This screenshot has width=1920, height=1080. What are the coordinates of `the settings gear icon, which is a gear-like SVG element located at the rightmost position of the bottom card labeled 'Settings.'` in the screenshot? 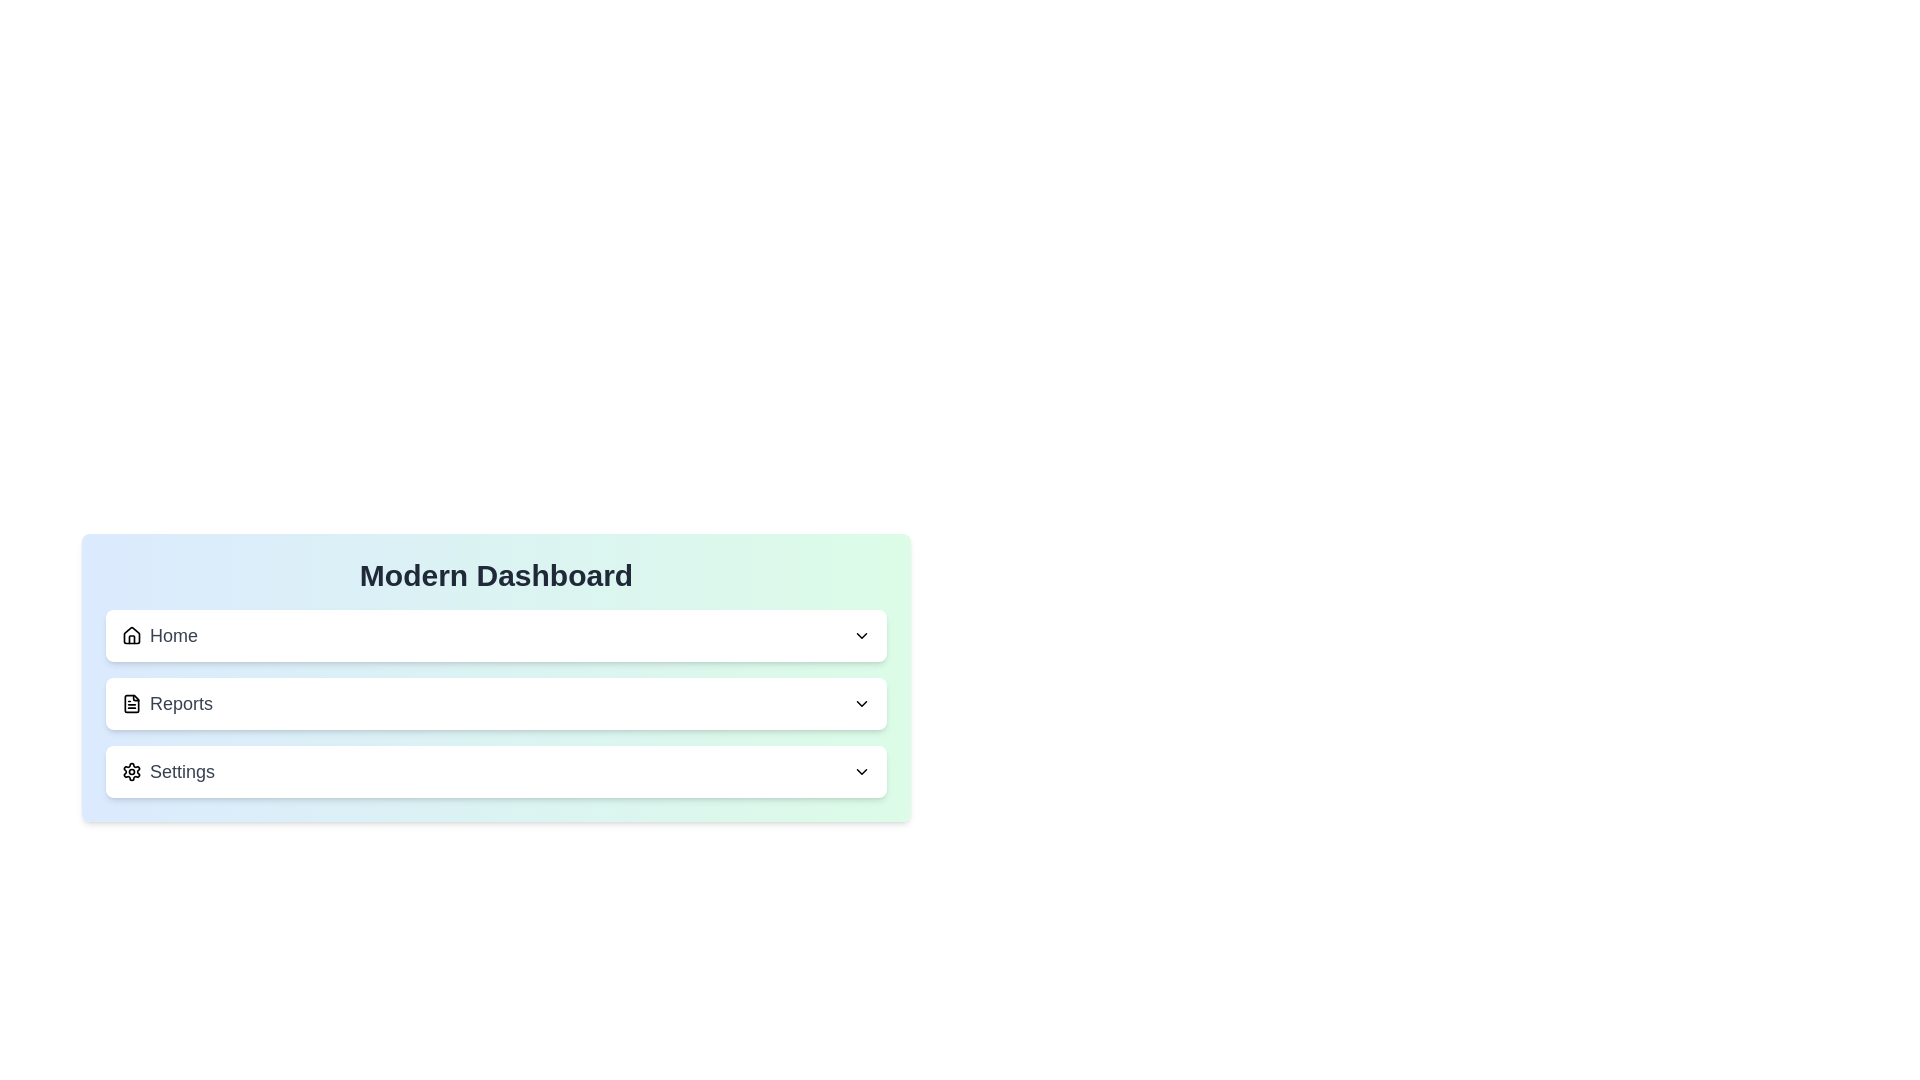 It's located at (131, 770).